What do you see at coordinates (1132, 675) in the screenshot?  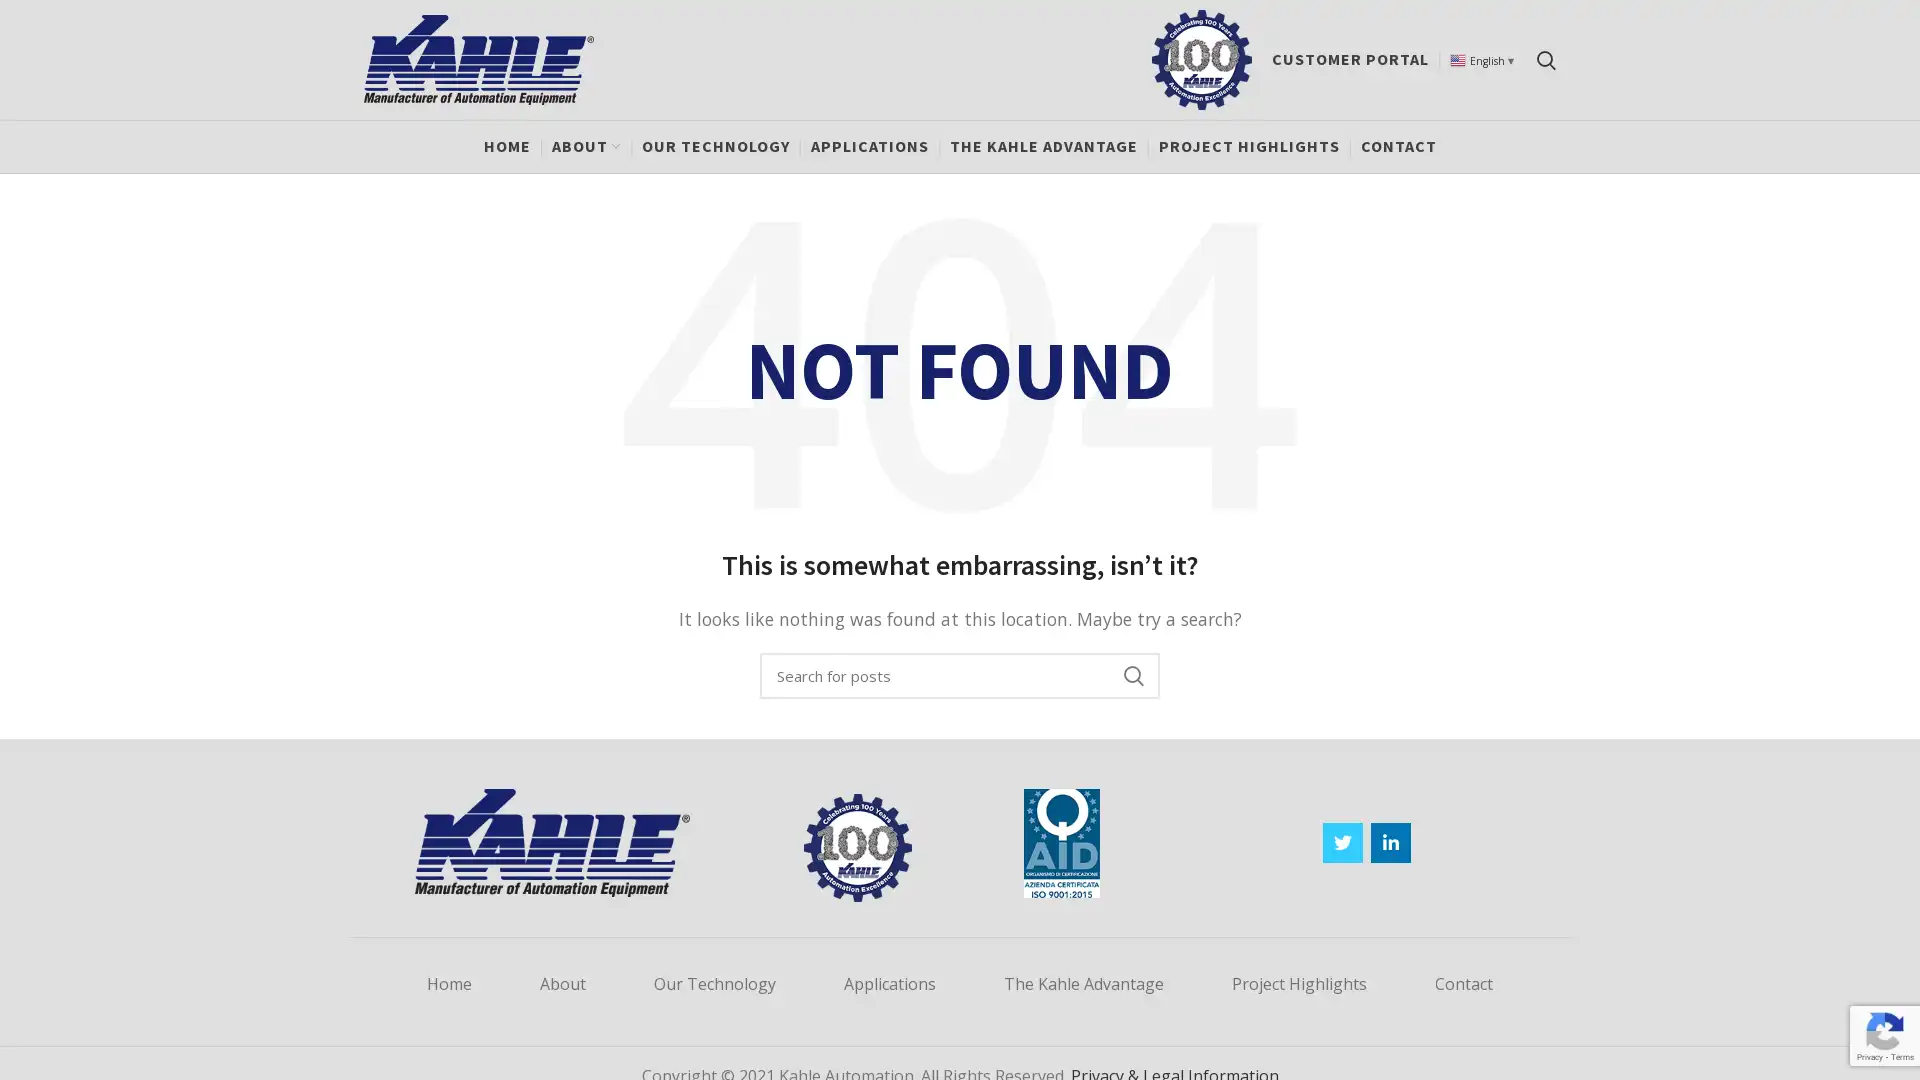 I see `SEARCH` at bounding box center [1132, 675].